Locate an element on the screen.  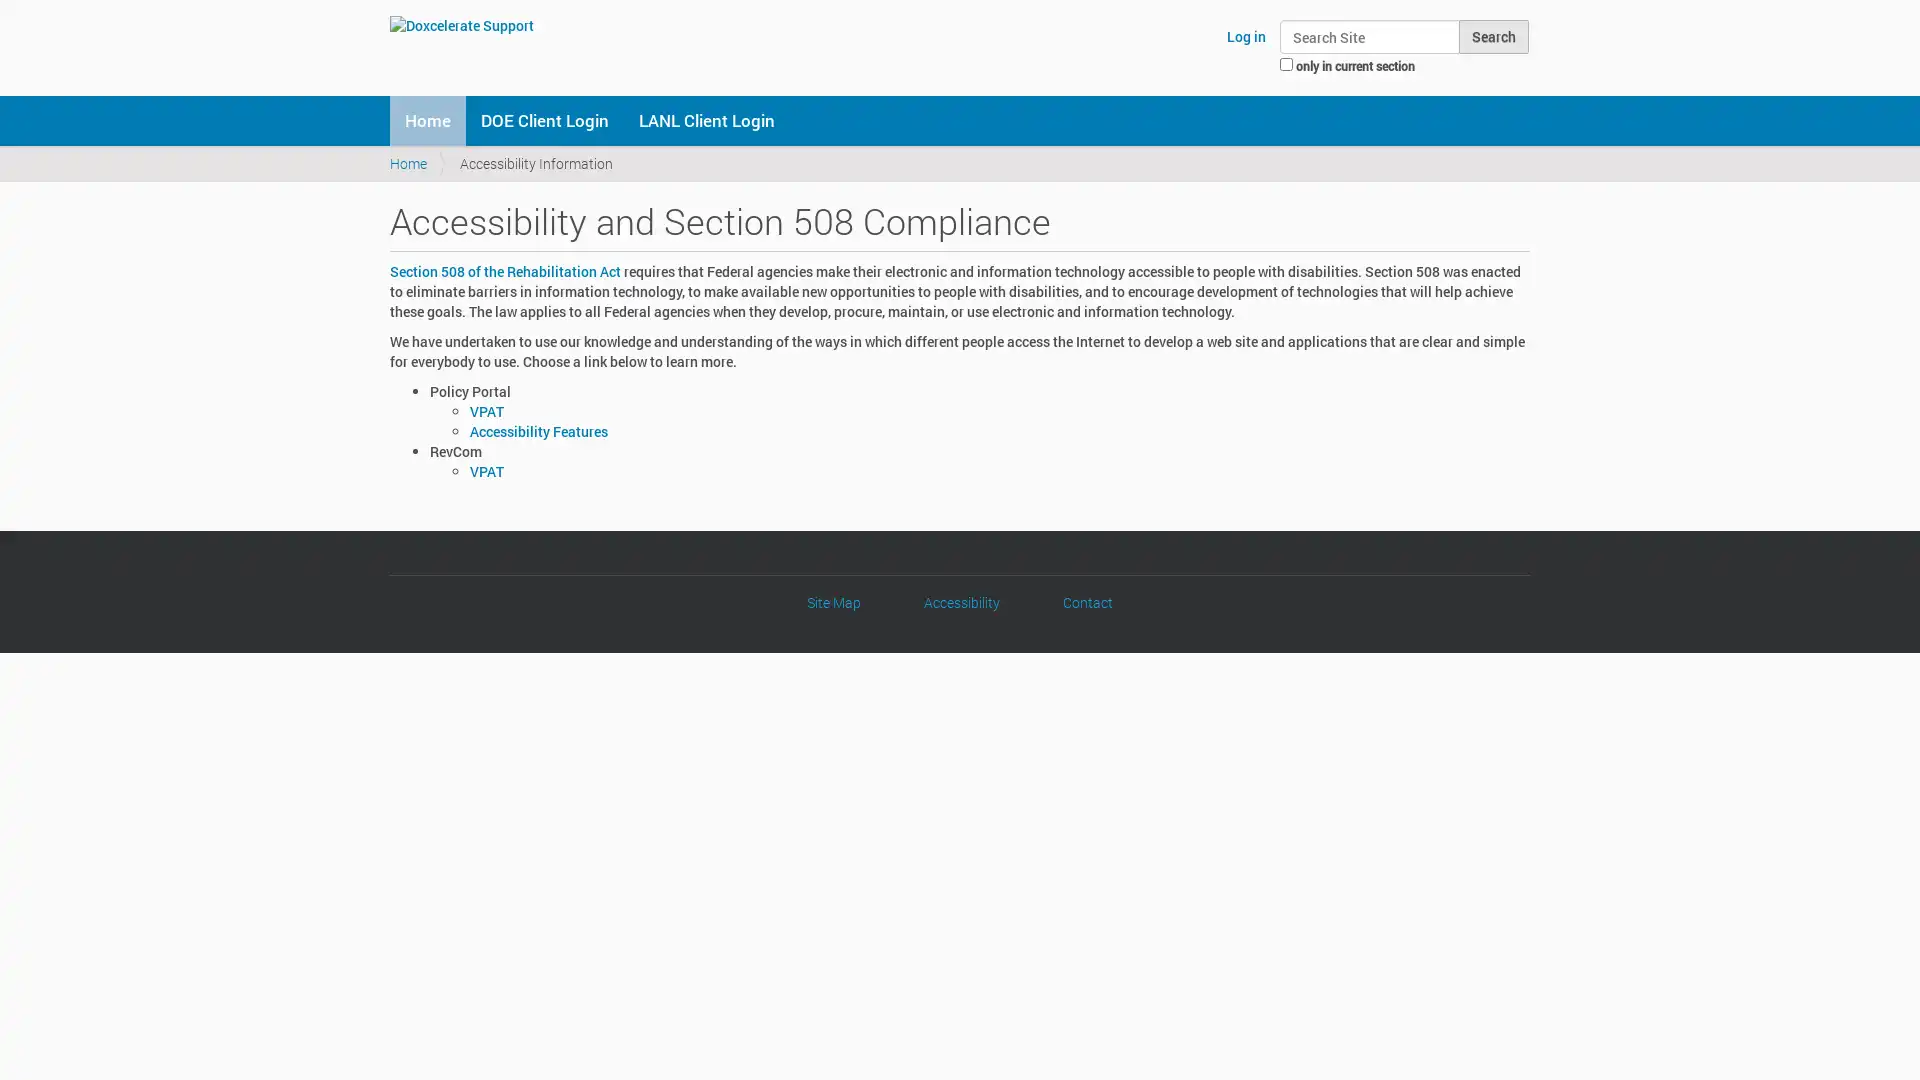
Search is located at coordinates (1493, 37).